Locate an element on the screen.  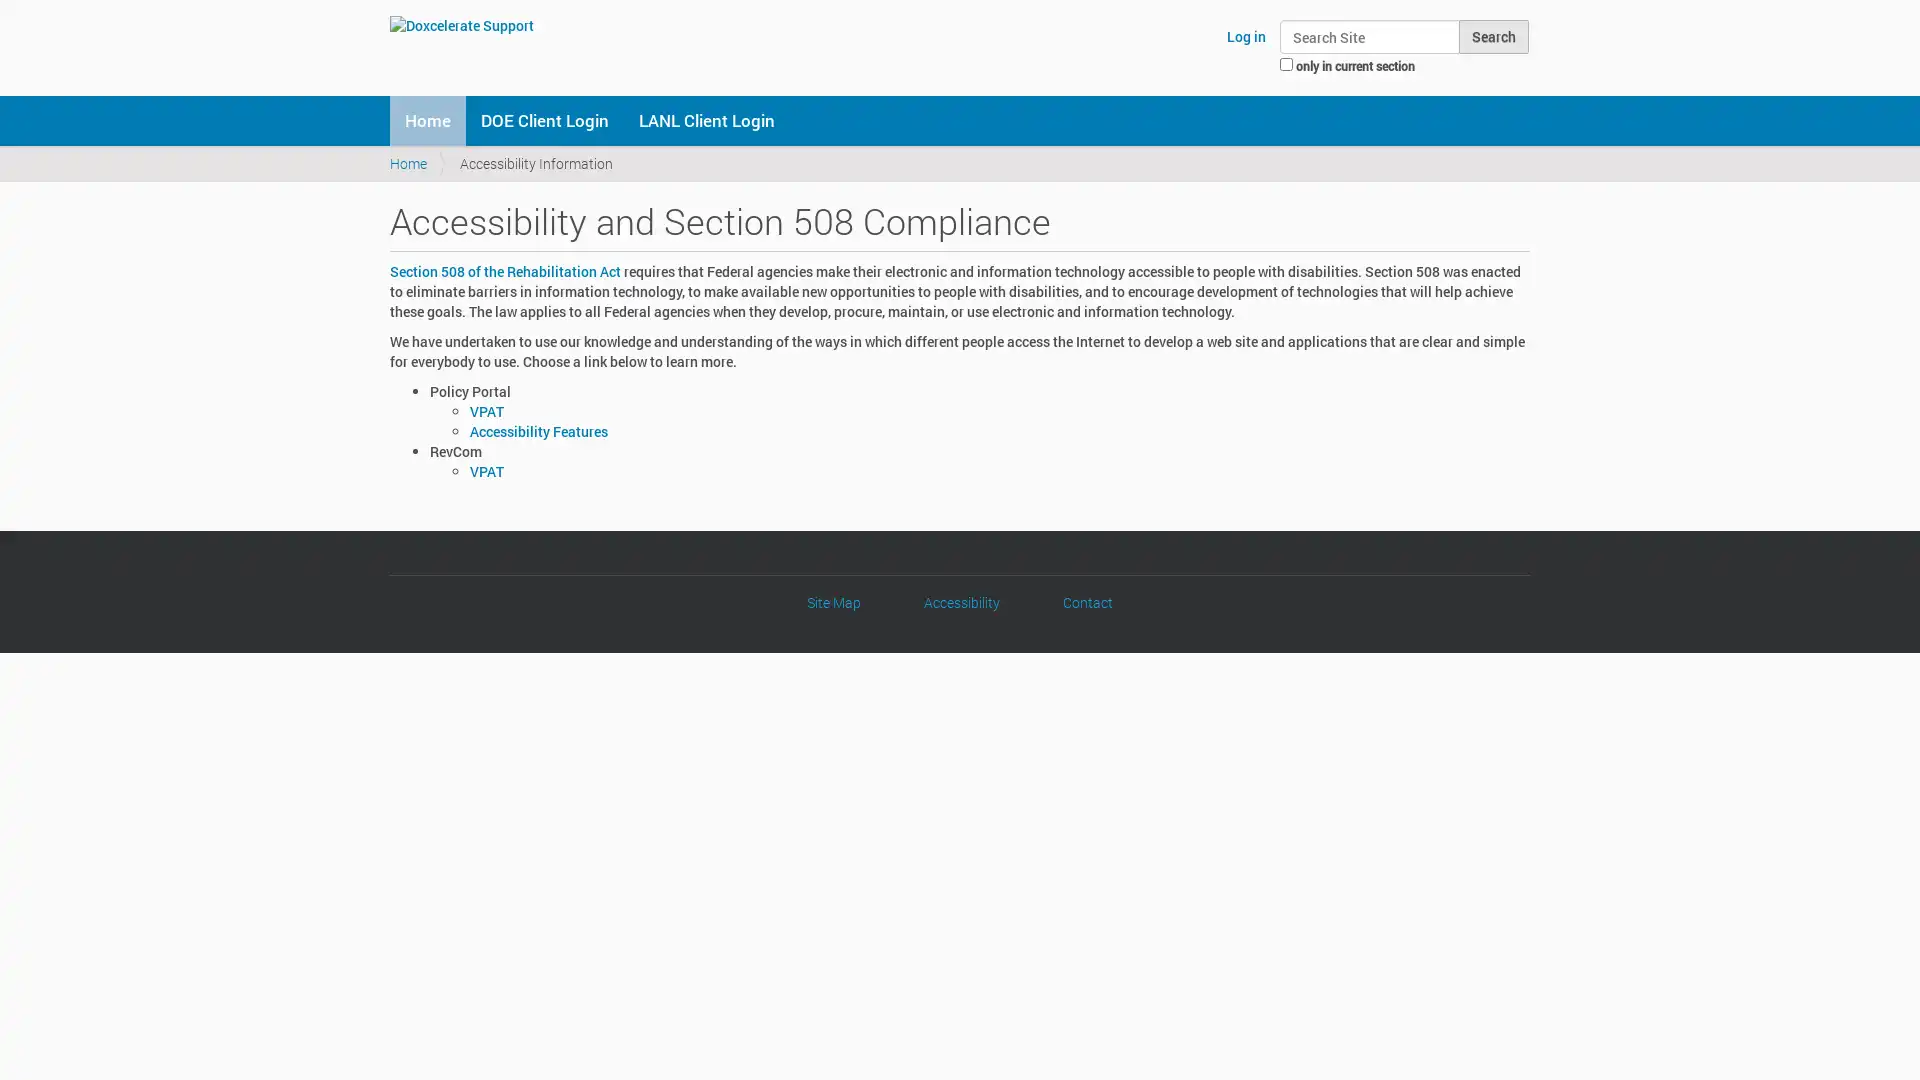
Search is located at coordinates (1493, 37).